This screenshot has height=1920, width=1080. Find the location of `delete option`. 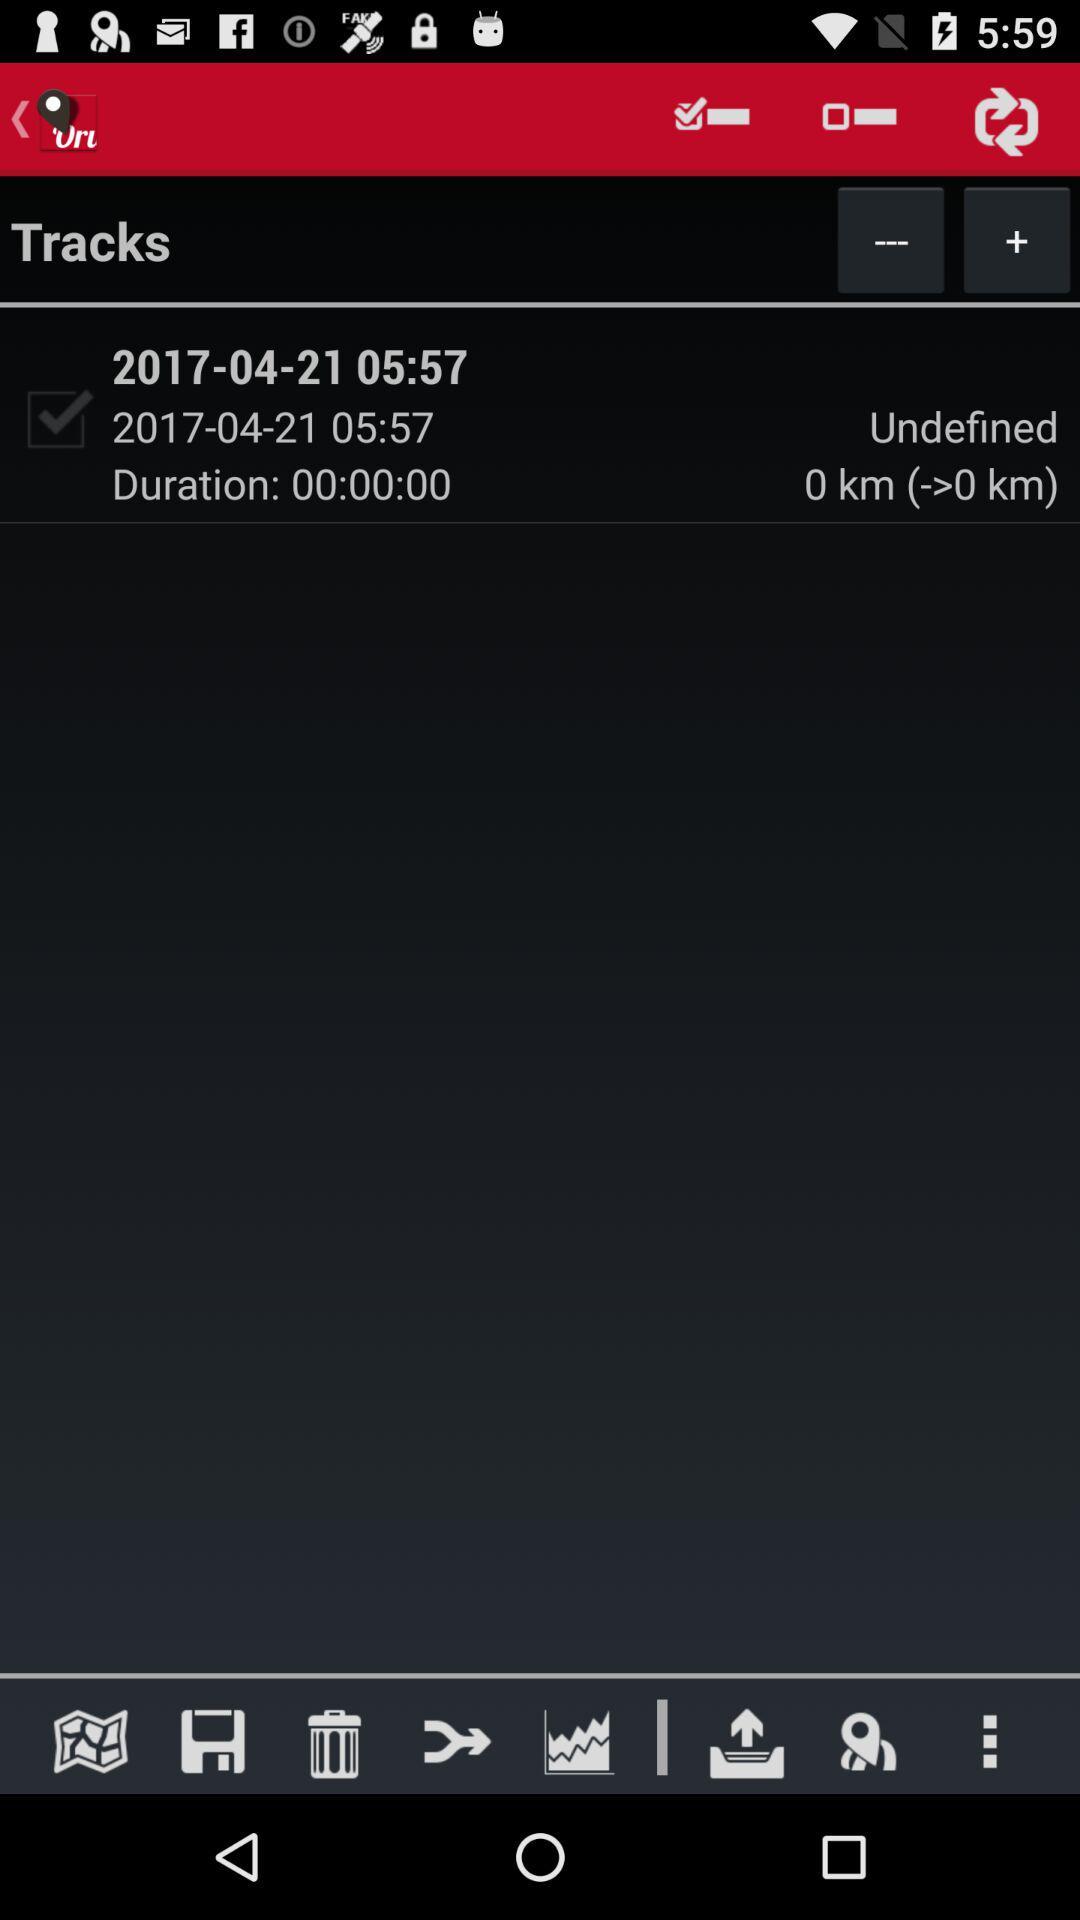

delete option is located at coordinates (333, 1740).